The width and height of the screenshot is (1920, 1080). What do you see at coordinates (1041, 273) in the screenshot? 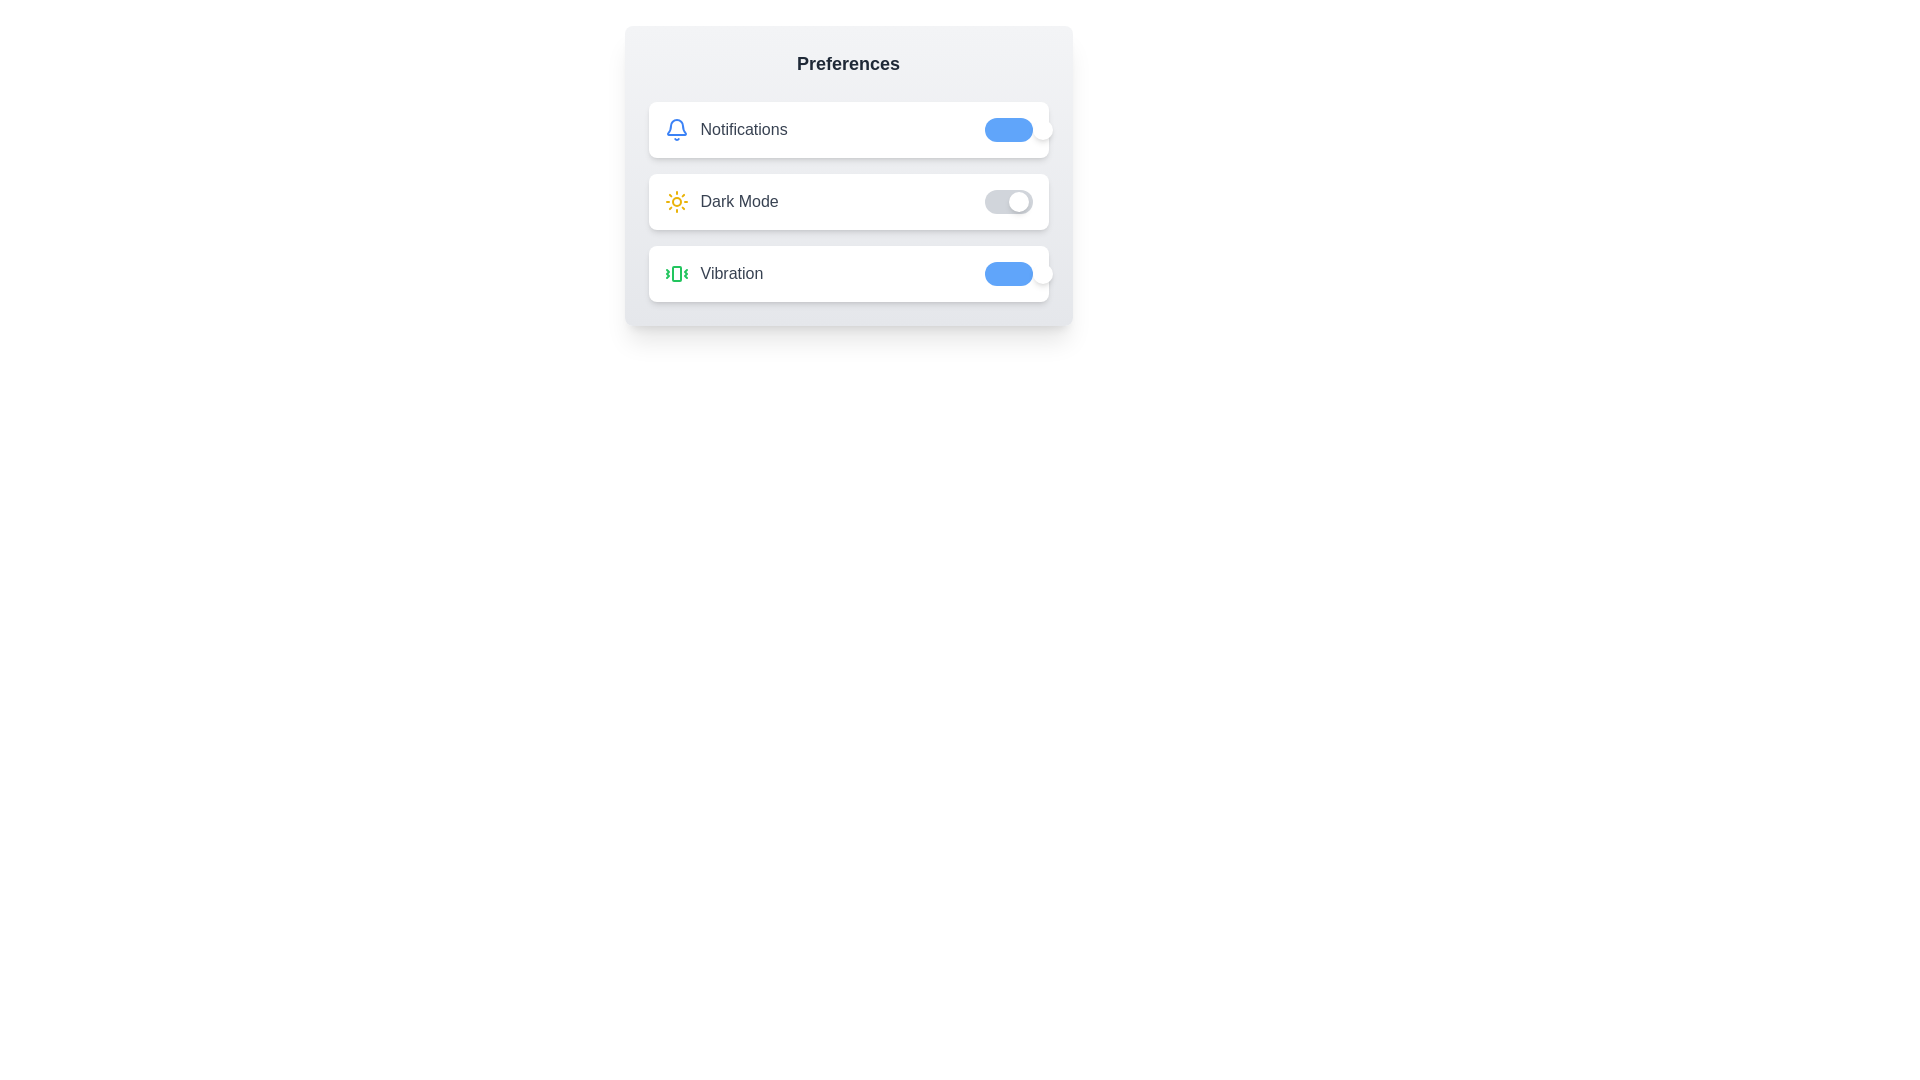
I see `the Draggable toggle handle at the rightmost end of the toggle switch for the 'Vibration' option` at bounding box center [1041, 273].